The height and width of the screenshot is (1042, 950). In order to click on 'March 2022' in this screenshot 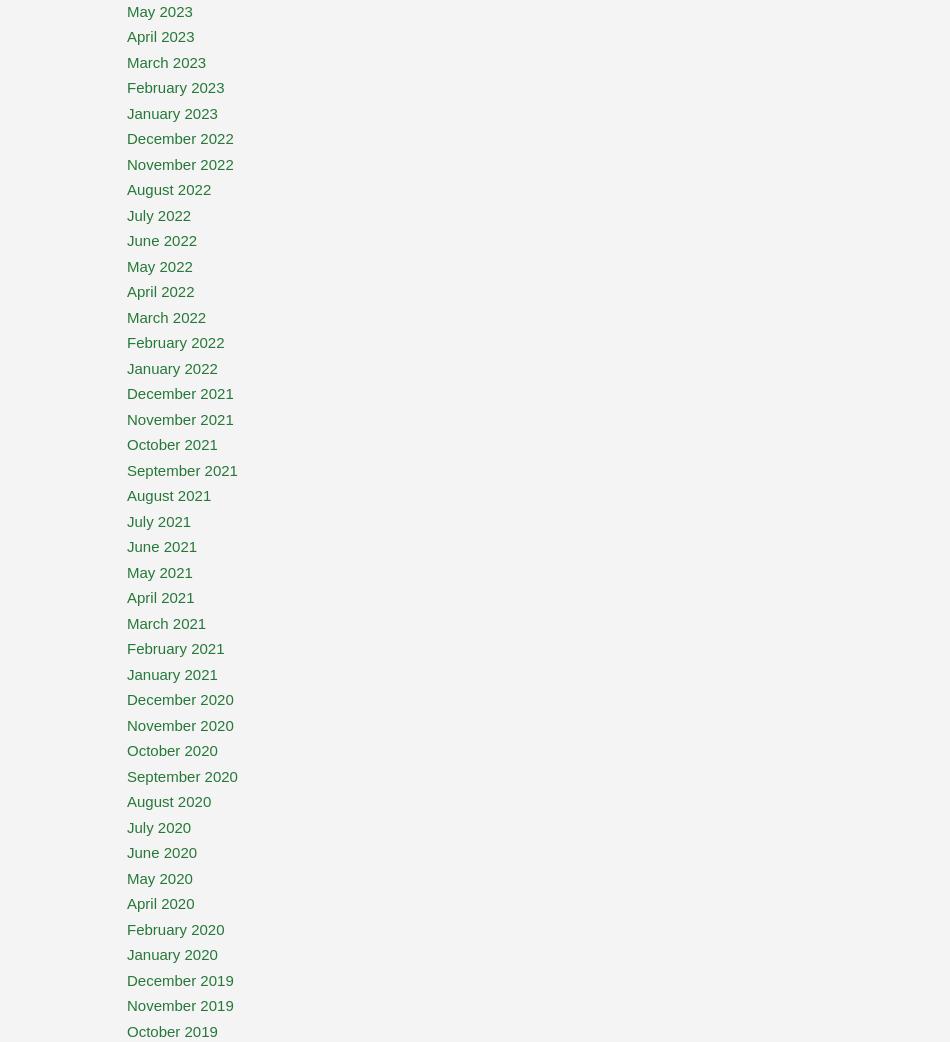, I will do `click(166, 316)`.